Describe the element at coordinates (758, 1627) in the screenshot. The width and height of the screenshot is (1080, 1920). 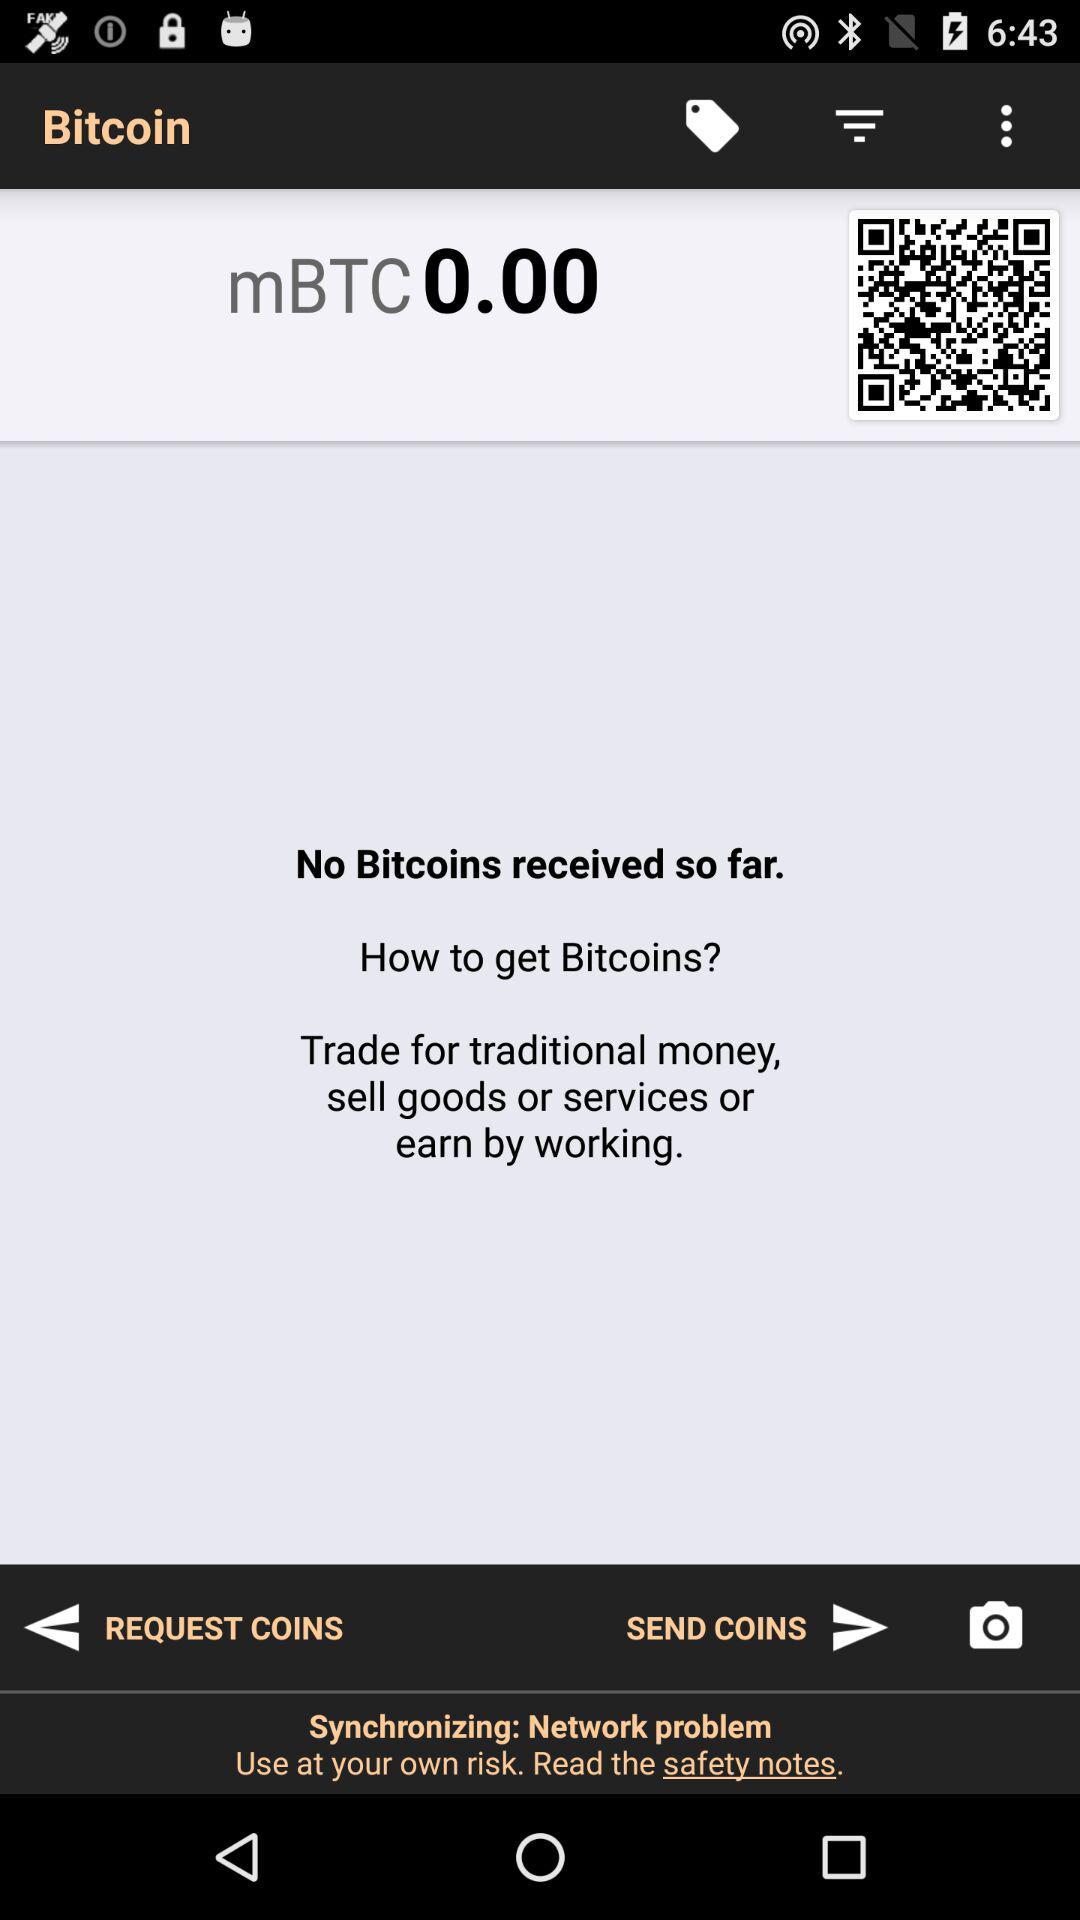
I see `the item below the no bitcoins received icon` at that location.